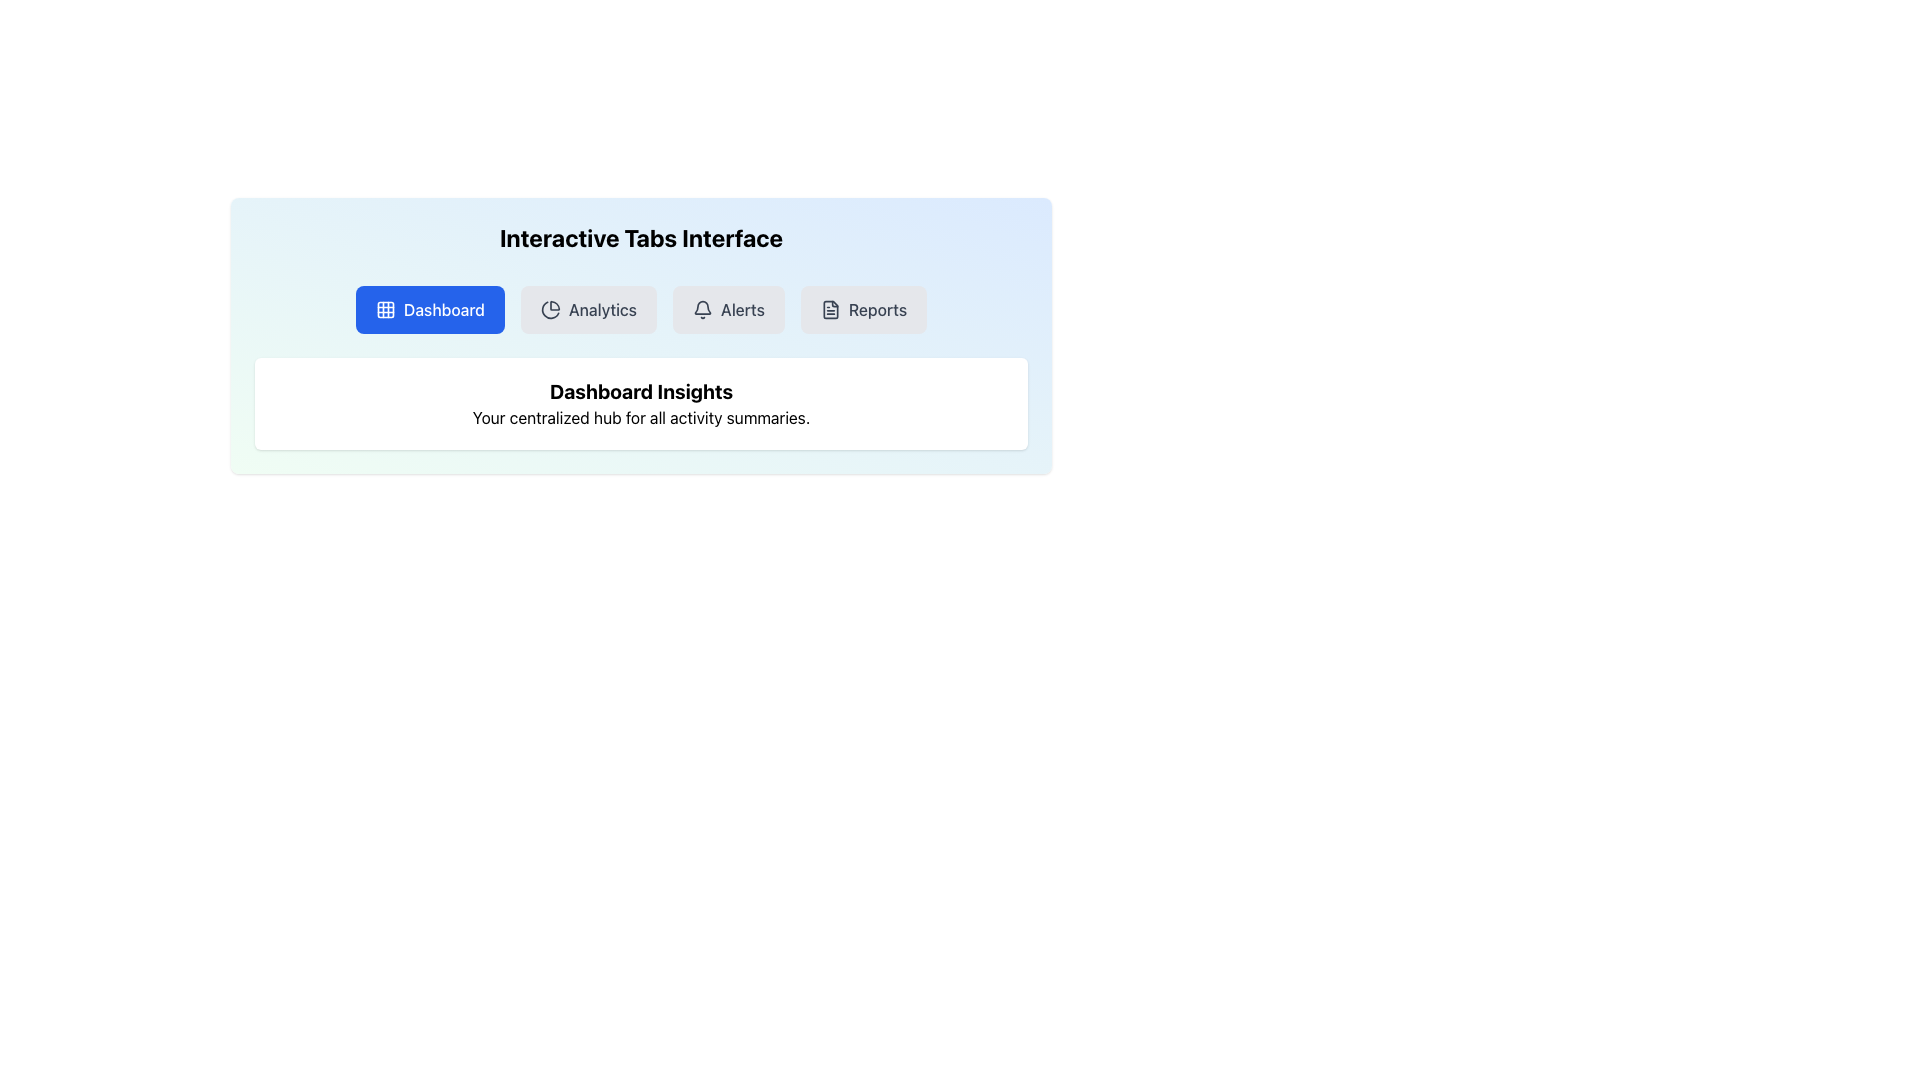 This screenshot has height=1080, width=1920. Describe the element at coordinates (728, 309) in the screenshot. I see `the 'Alerts' navigation tab to switch the displayed content to show information or actions related to alerts` at that location.